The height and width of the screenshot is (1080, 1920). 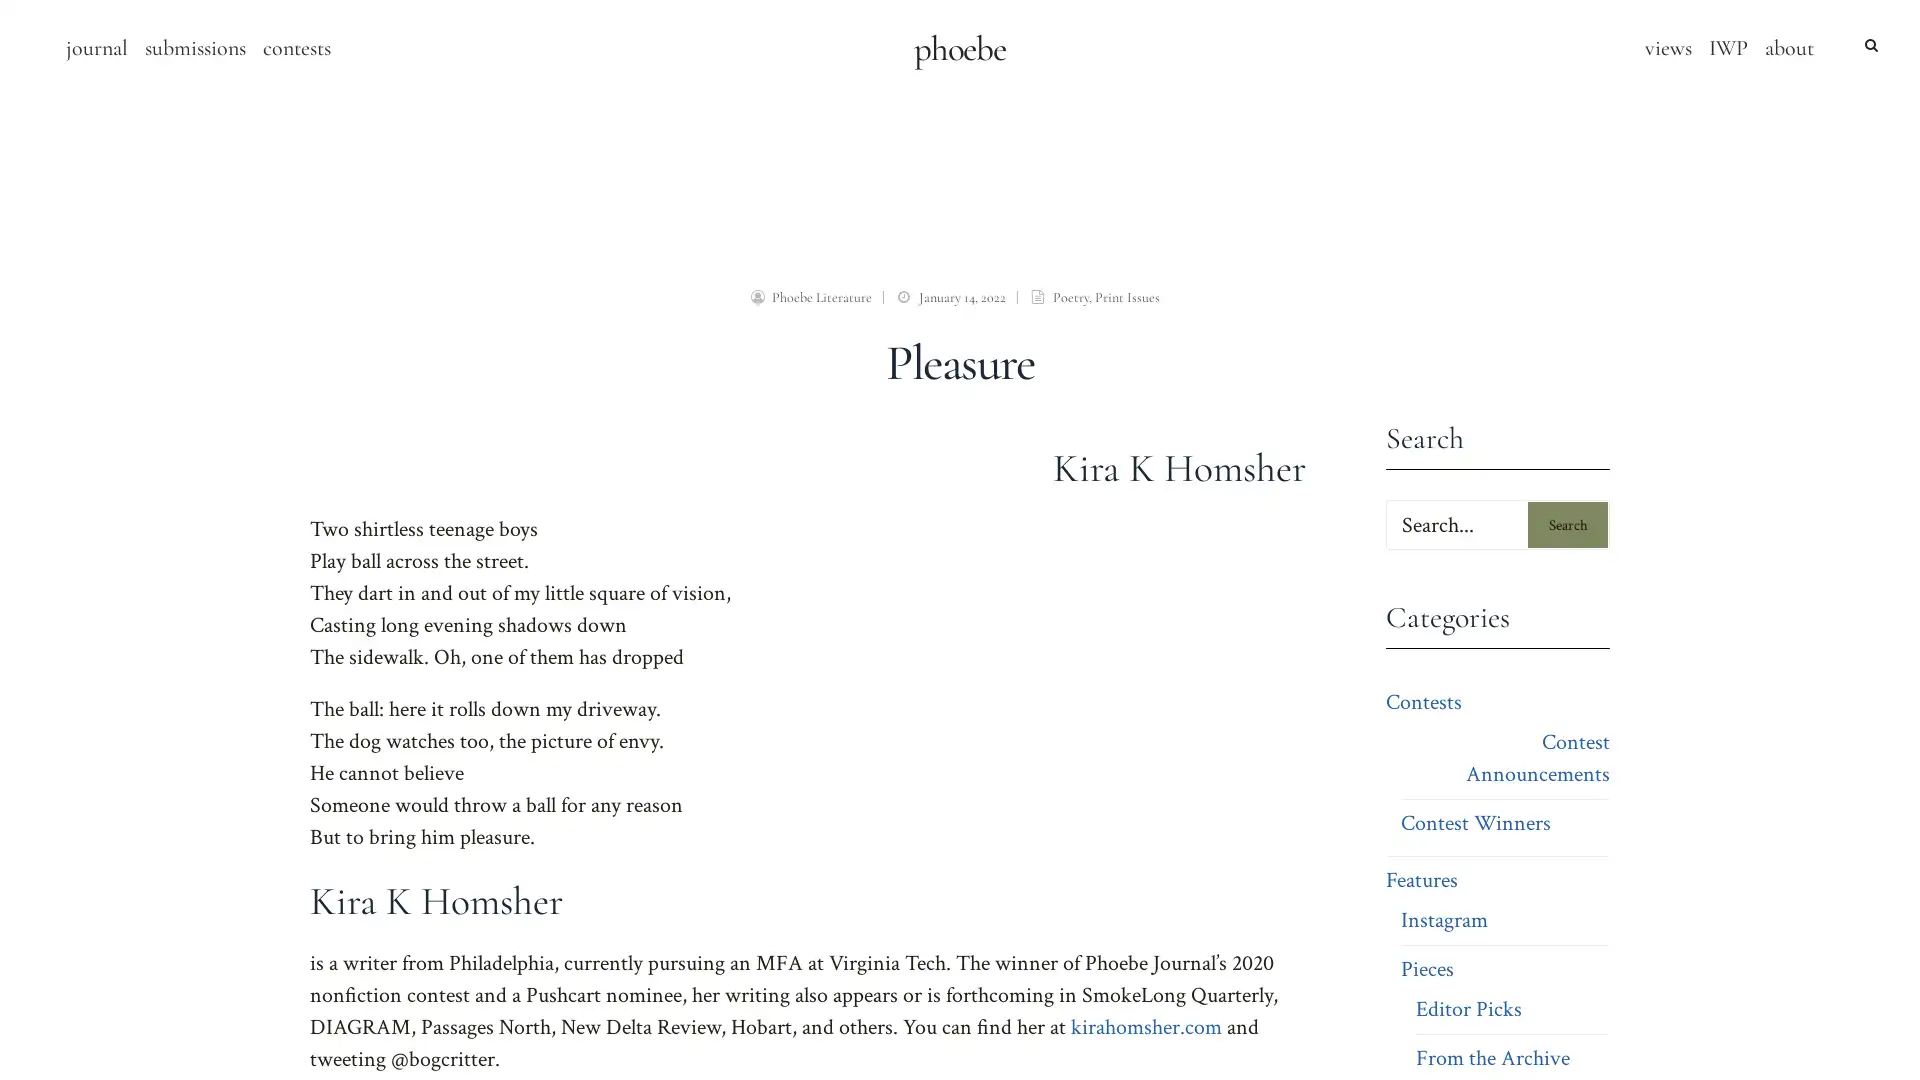 I want to click on Search, so click(x=1567, y=523).